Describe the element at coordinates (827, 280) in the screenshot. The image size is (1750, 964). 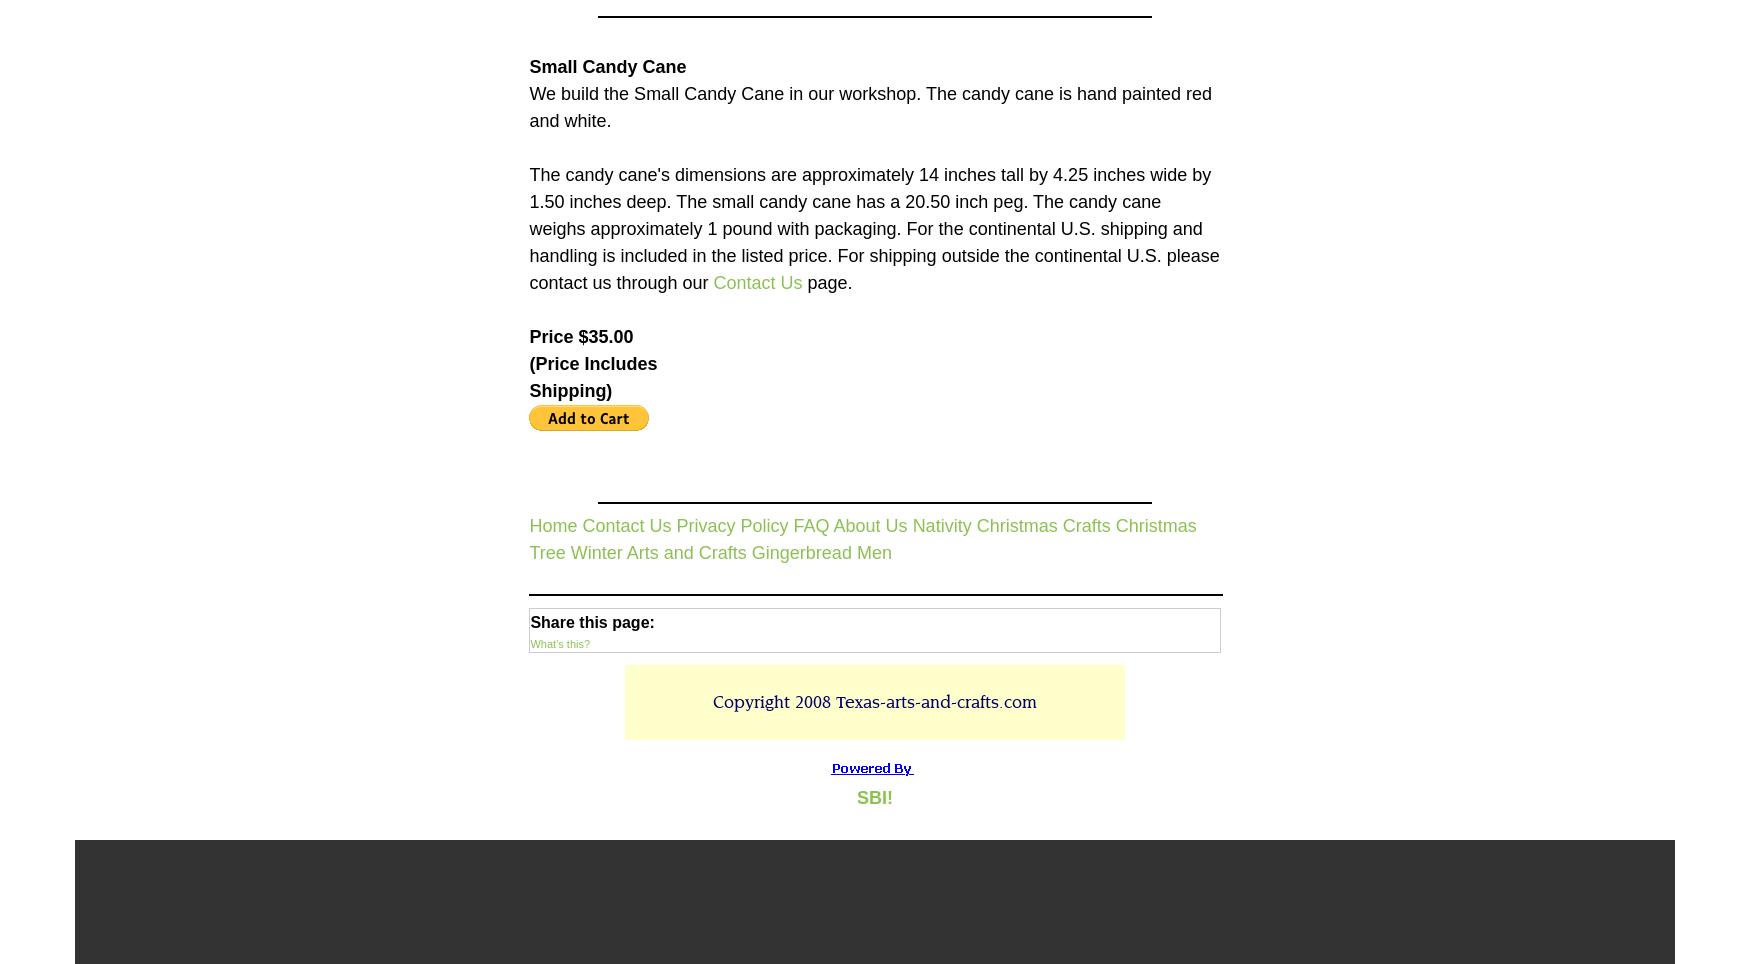
I see `'page.'` at that location.